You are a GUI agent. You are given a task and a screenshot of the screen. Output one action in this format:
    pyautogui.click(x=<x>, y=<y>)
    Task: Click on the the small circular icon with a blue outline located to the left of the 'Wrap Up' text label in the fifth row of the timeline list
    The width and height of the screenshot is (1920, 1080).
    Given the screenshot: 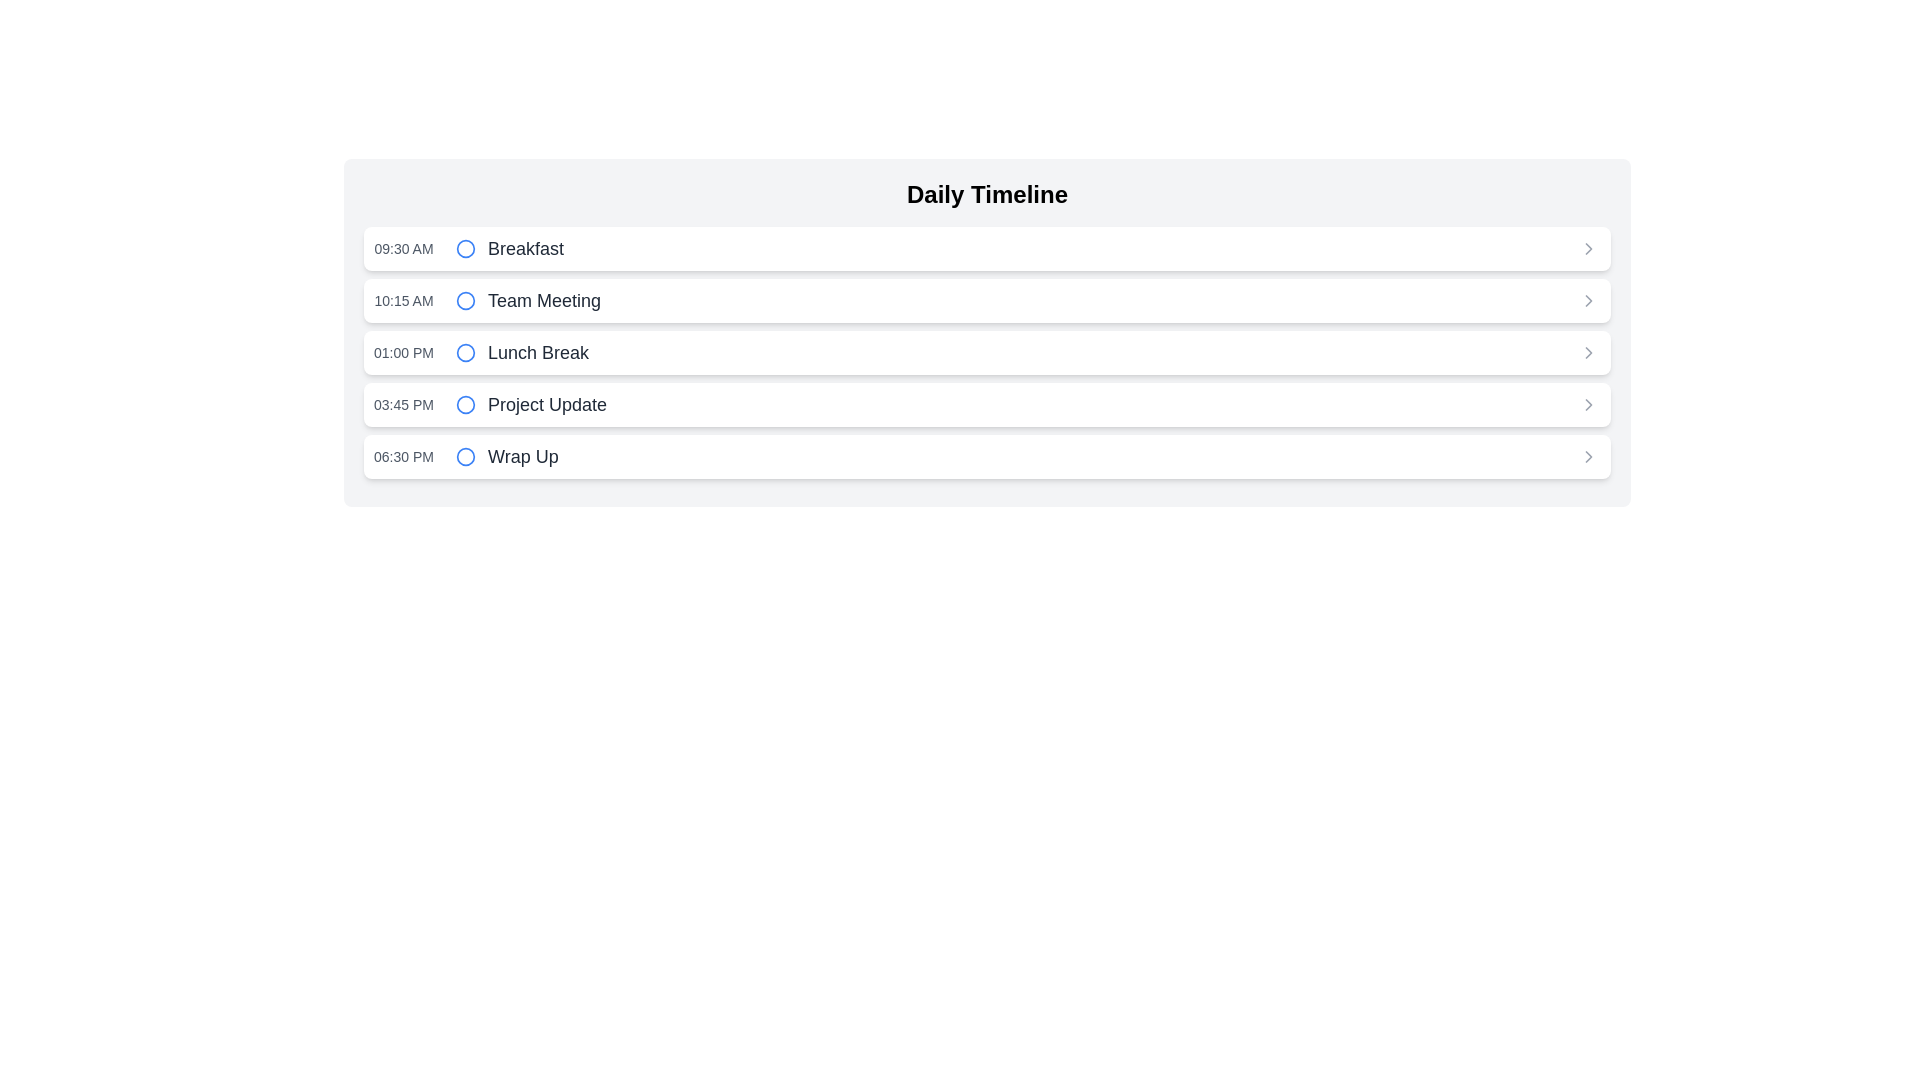 What is the action you would take?
    pyautogui.click(x=464, y=456)
    